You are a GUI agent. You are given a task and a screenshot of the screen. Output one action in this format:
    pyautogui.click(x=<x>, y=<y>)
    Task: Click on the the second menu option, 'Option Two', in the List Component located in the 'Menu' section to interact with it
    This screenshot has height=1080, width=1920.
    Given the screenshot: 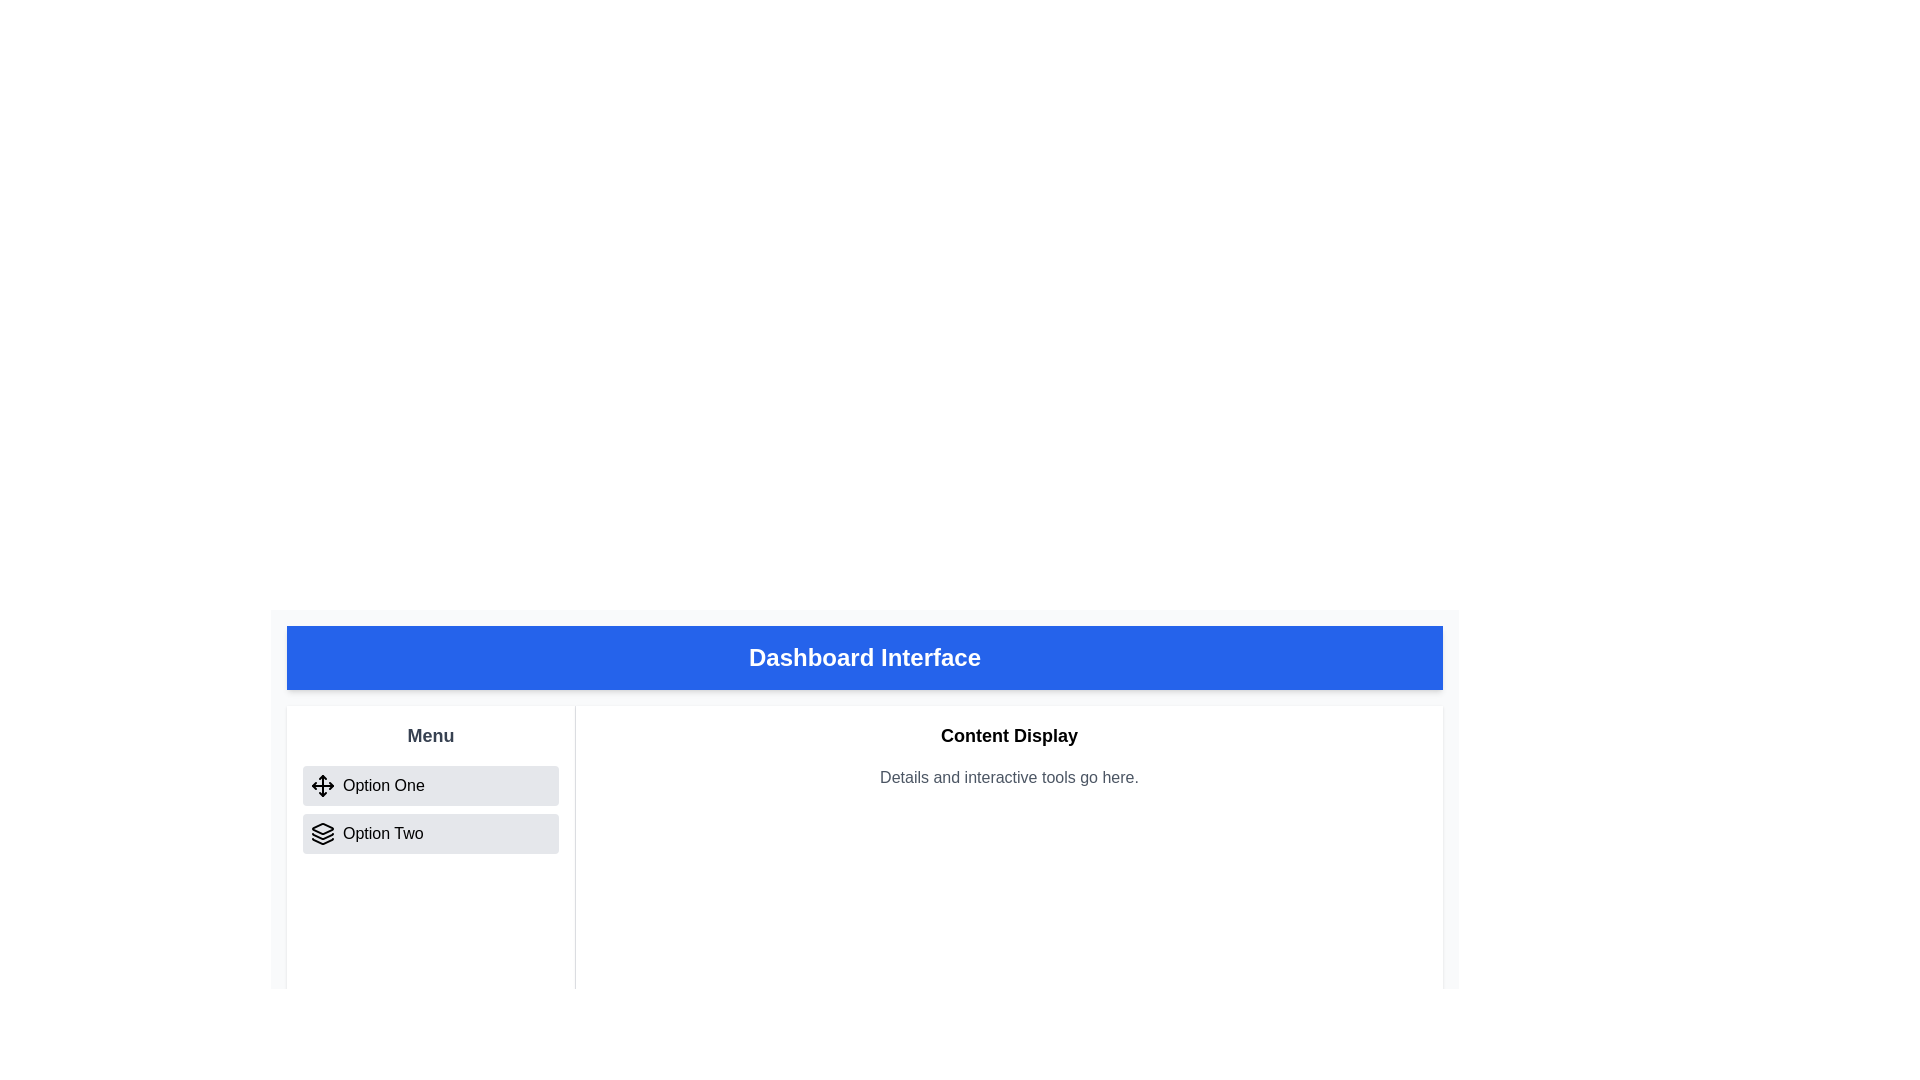 What is the action you would take?
    pyautogui.click(x=430, y=810)
    